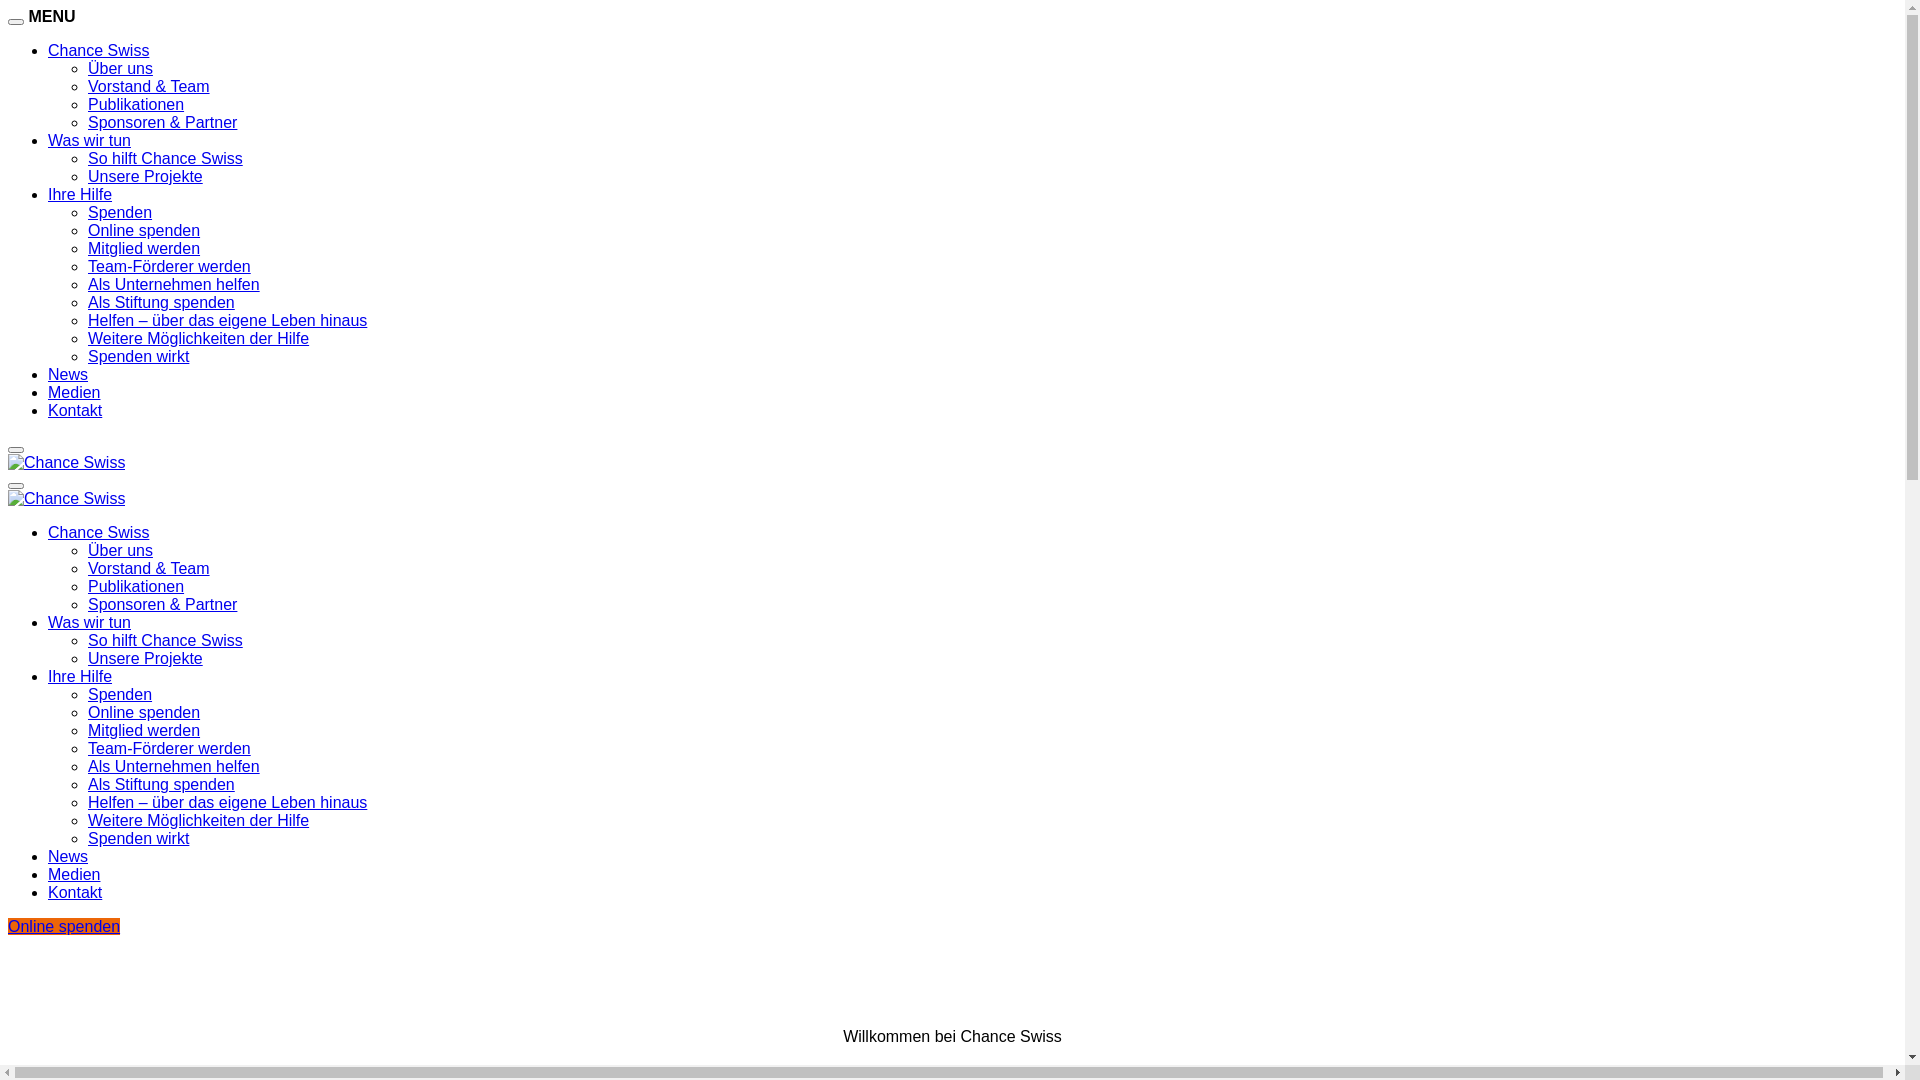 The width and height of the screenshot is (1920, 1080). What do you see at coordinates (86, 765) in the screenshot?
I see `'Als Unternehmen helfen'` at bounding box center [86, 765].